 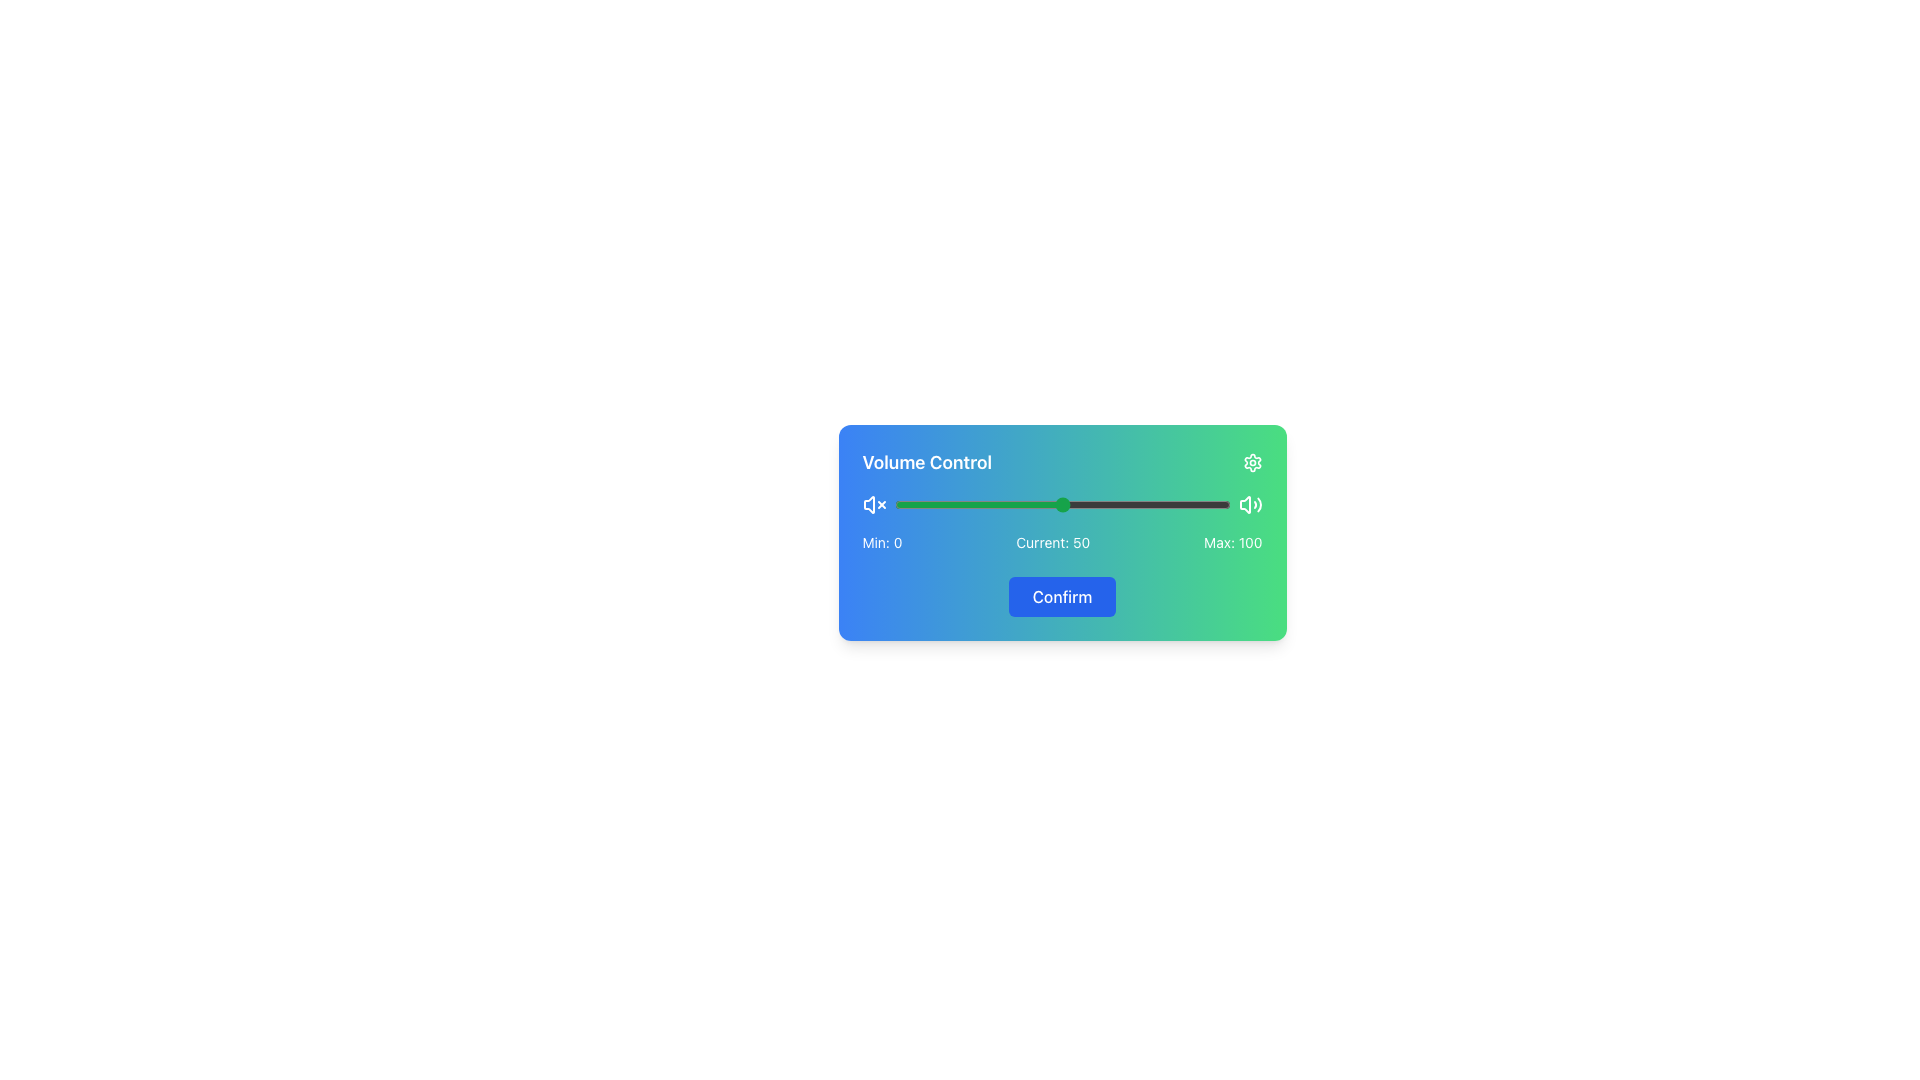 I want to click on the volume slider, so click(x=910, y=504).